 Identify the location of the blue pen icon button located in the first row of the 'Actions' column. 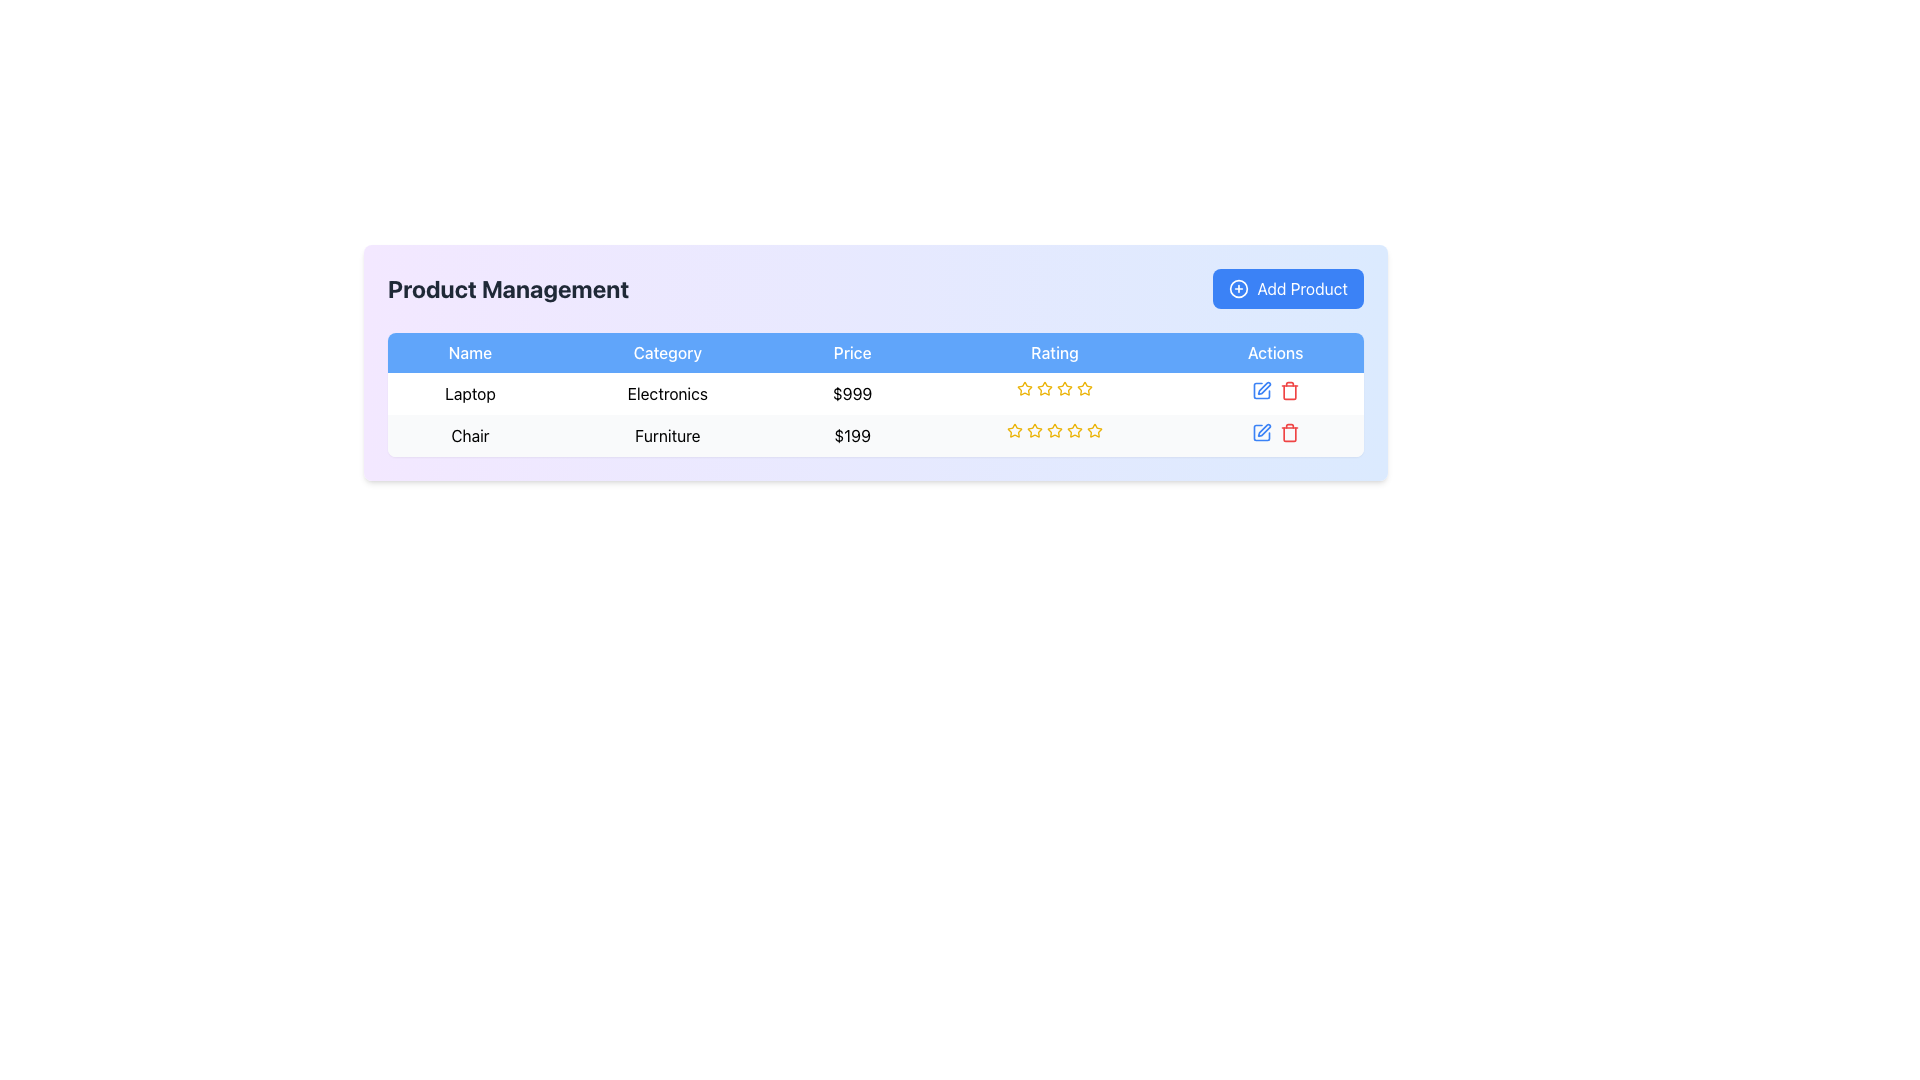
(1260, 390).